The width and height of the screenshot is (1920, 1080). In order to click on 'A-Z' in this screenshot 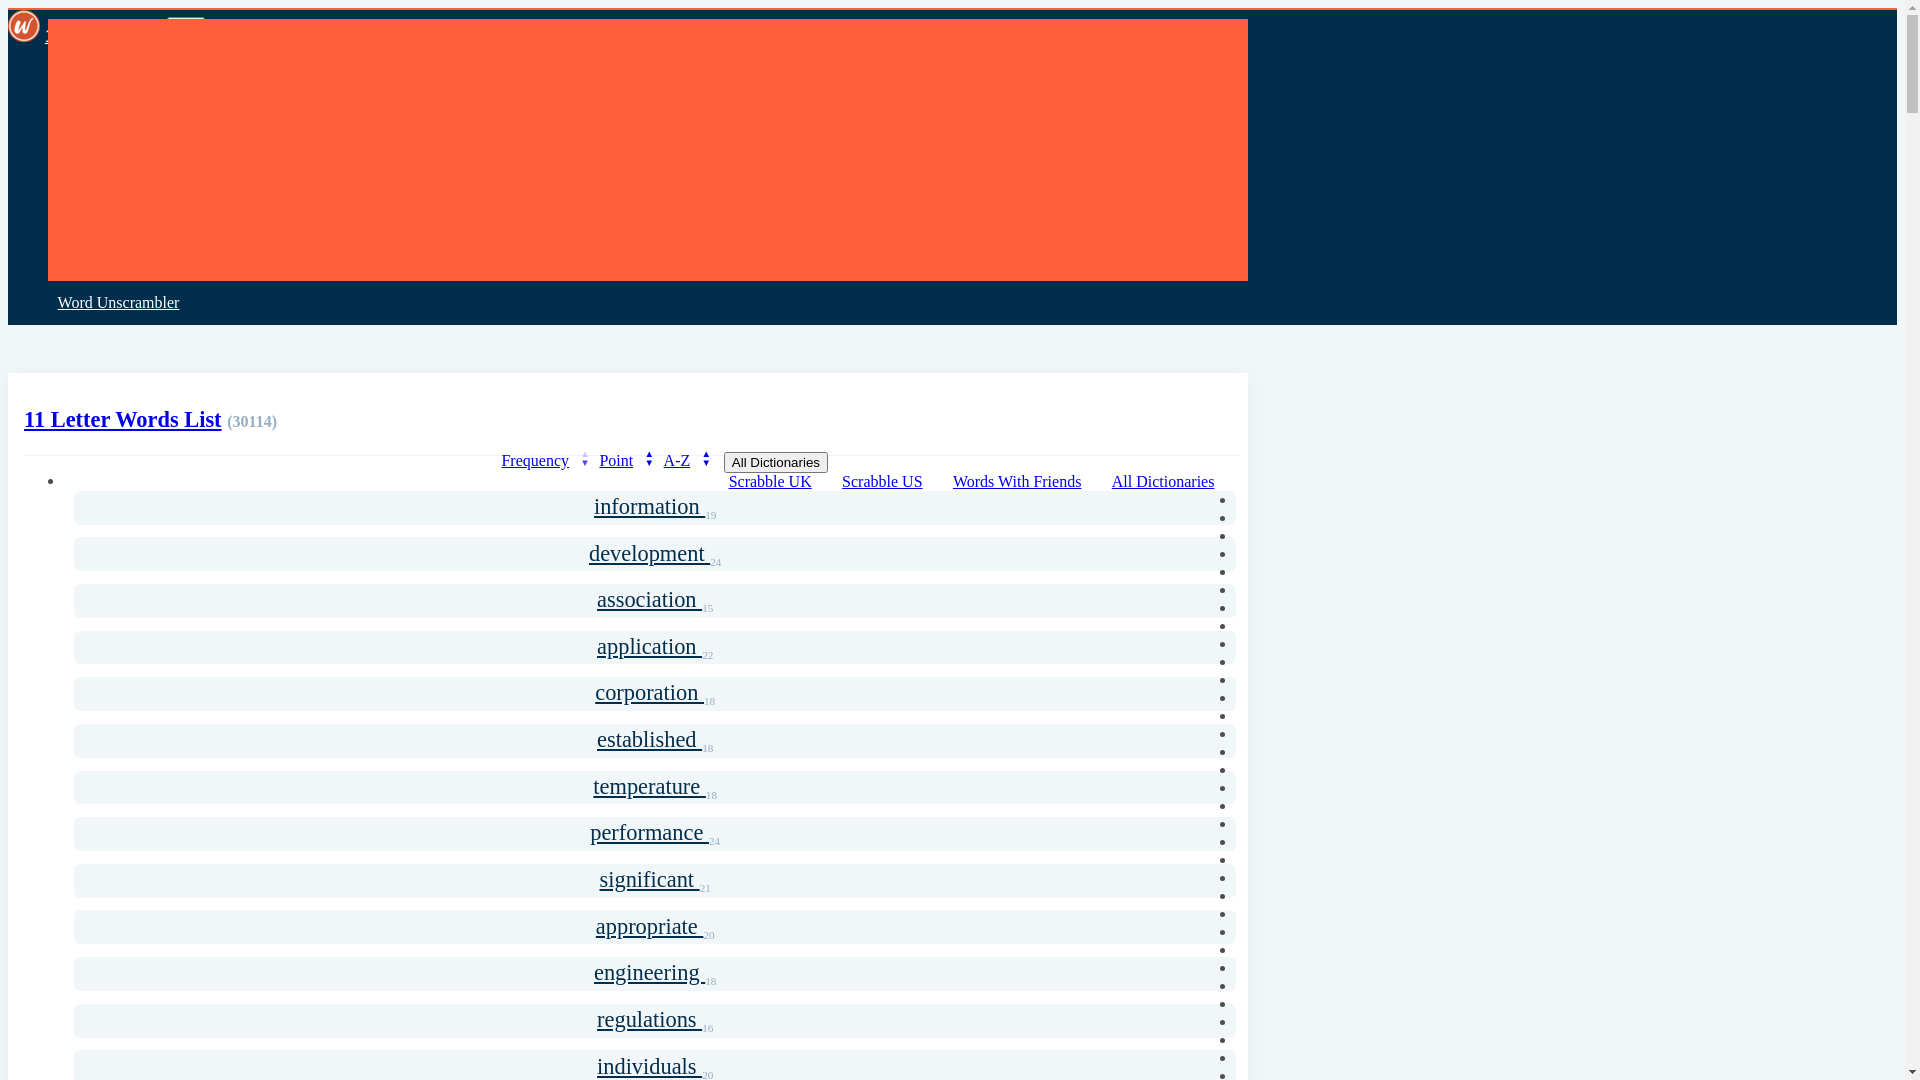, I will do `click(690, 461)`.